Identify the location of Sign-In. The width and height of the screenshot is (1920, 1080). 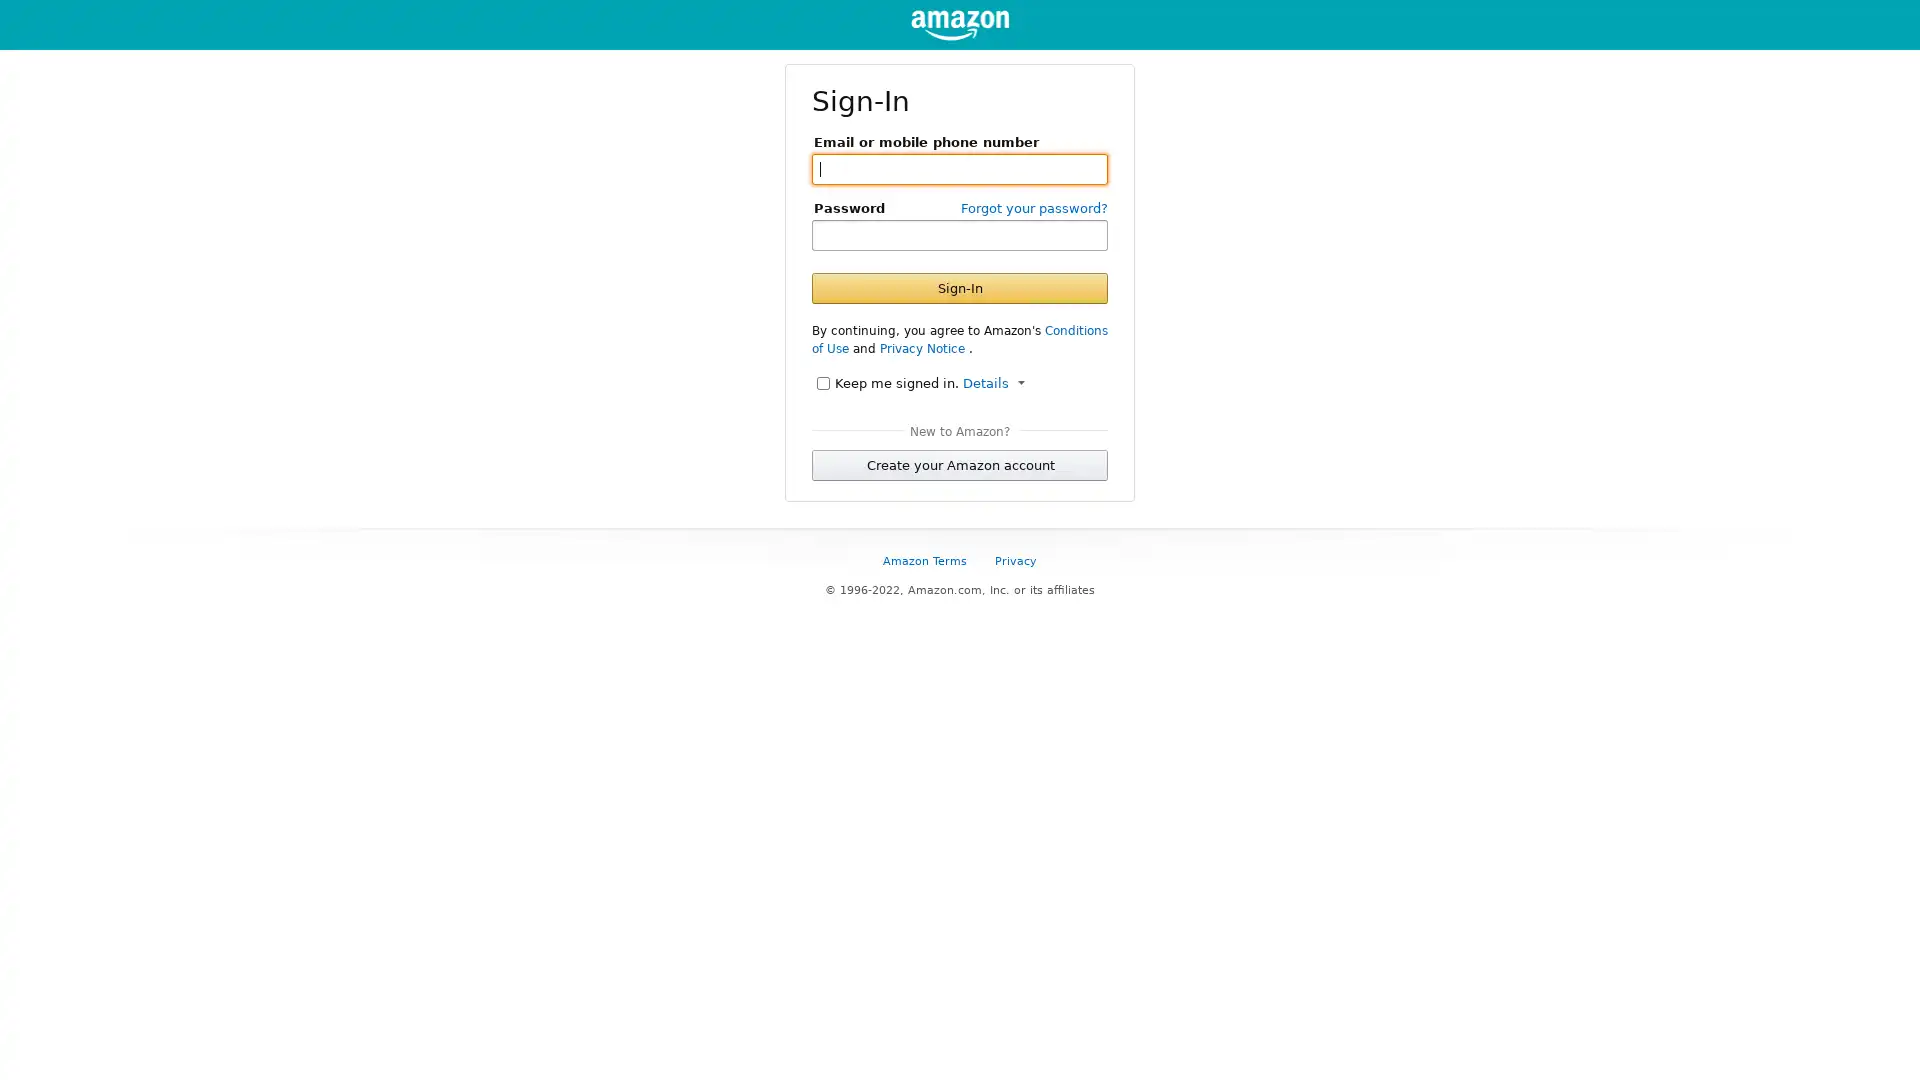
(960, 287).